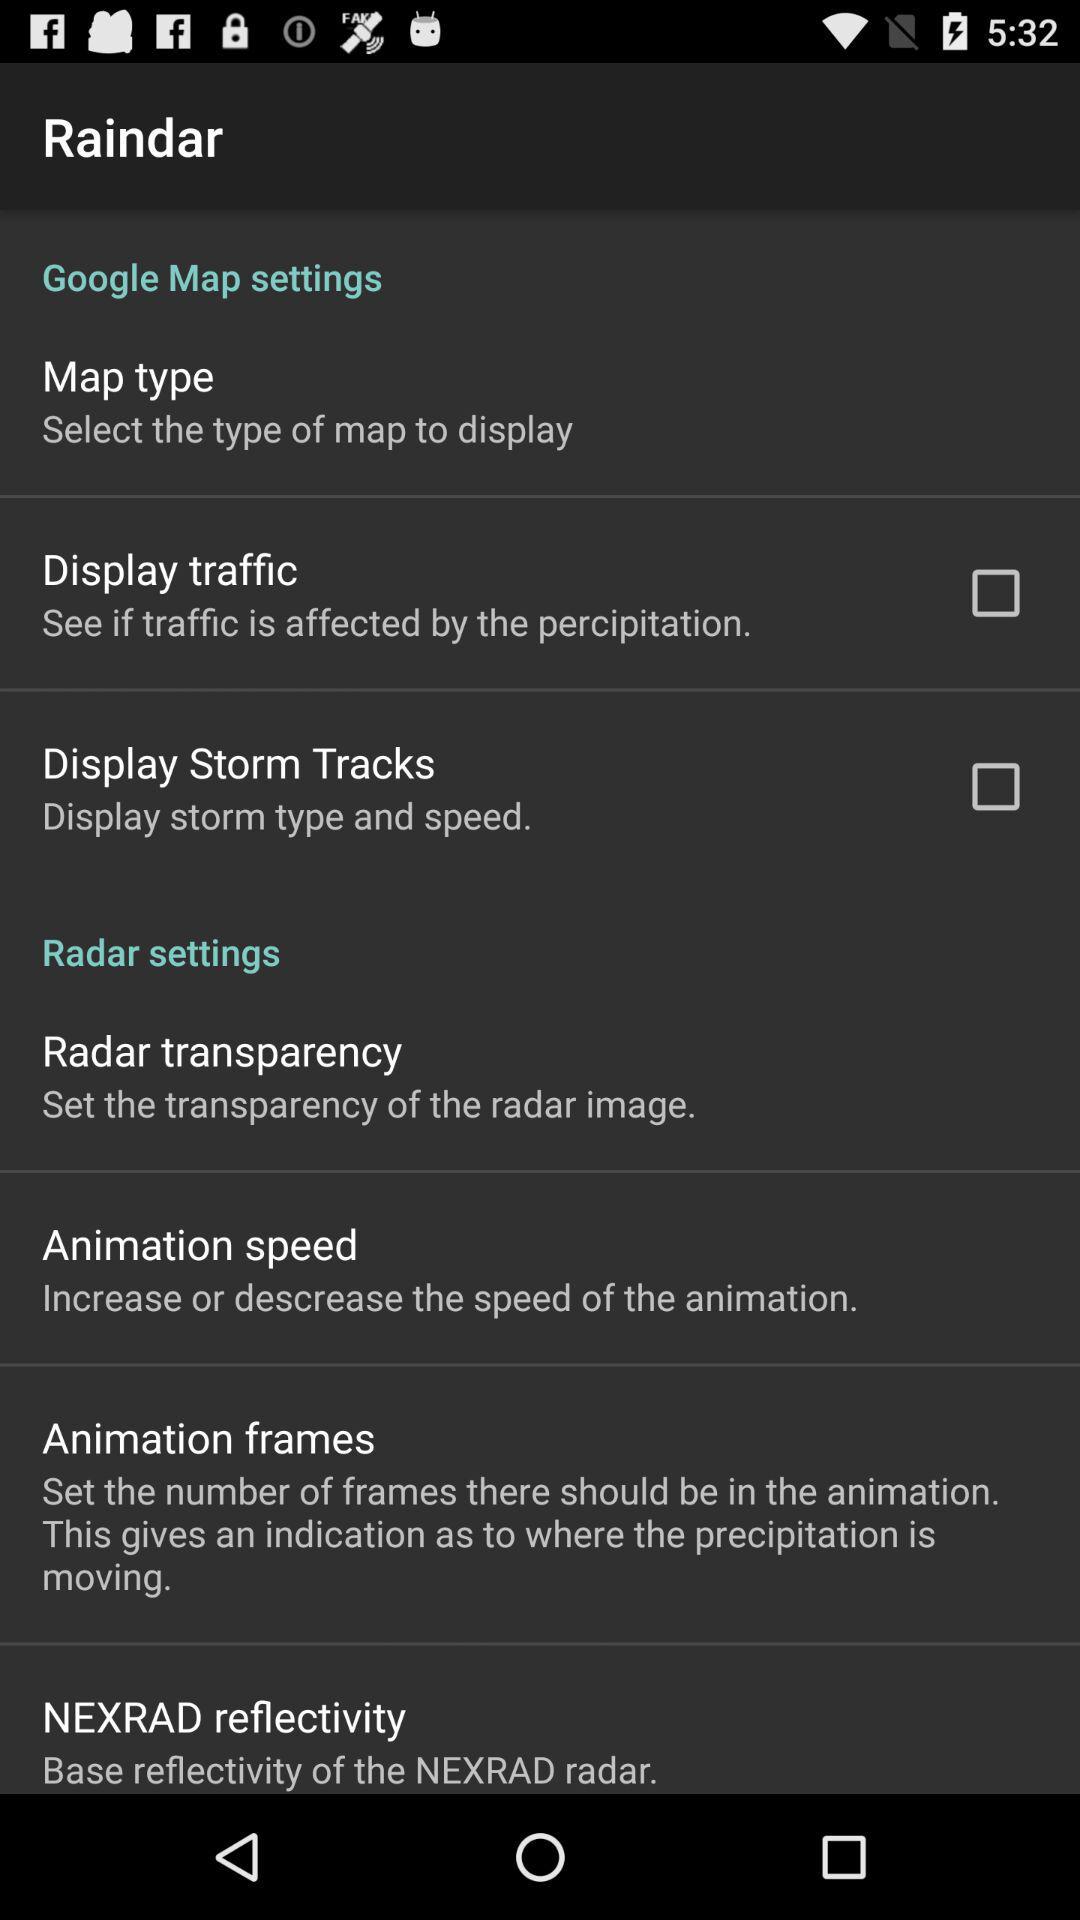 Image resolution: width=1080 pixels, height=1920 pixels. Describe the element at coordinates (168, 567) in the screenshot. I see `item above see if traffic item` at that location.